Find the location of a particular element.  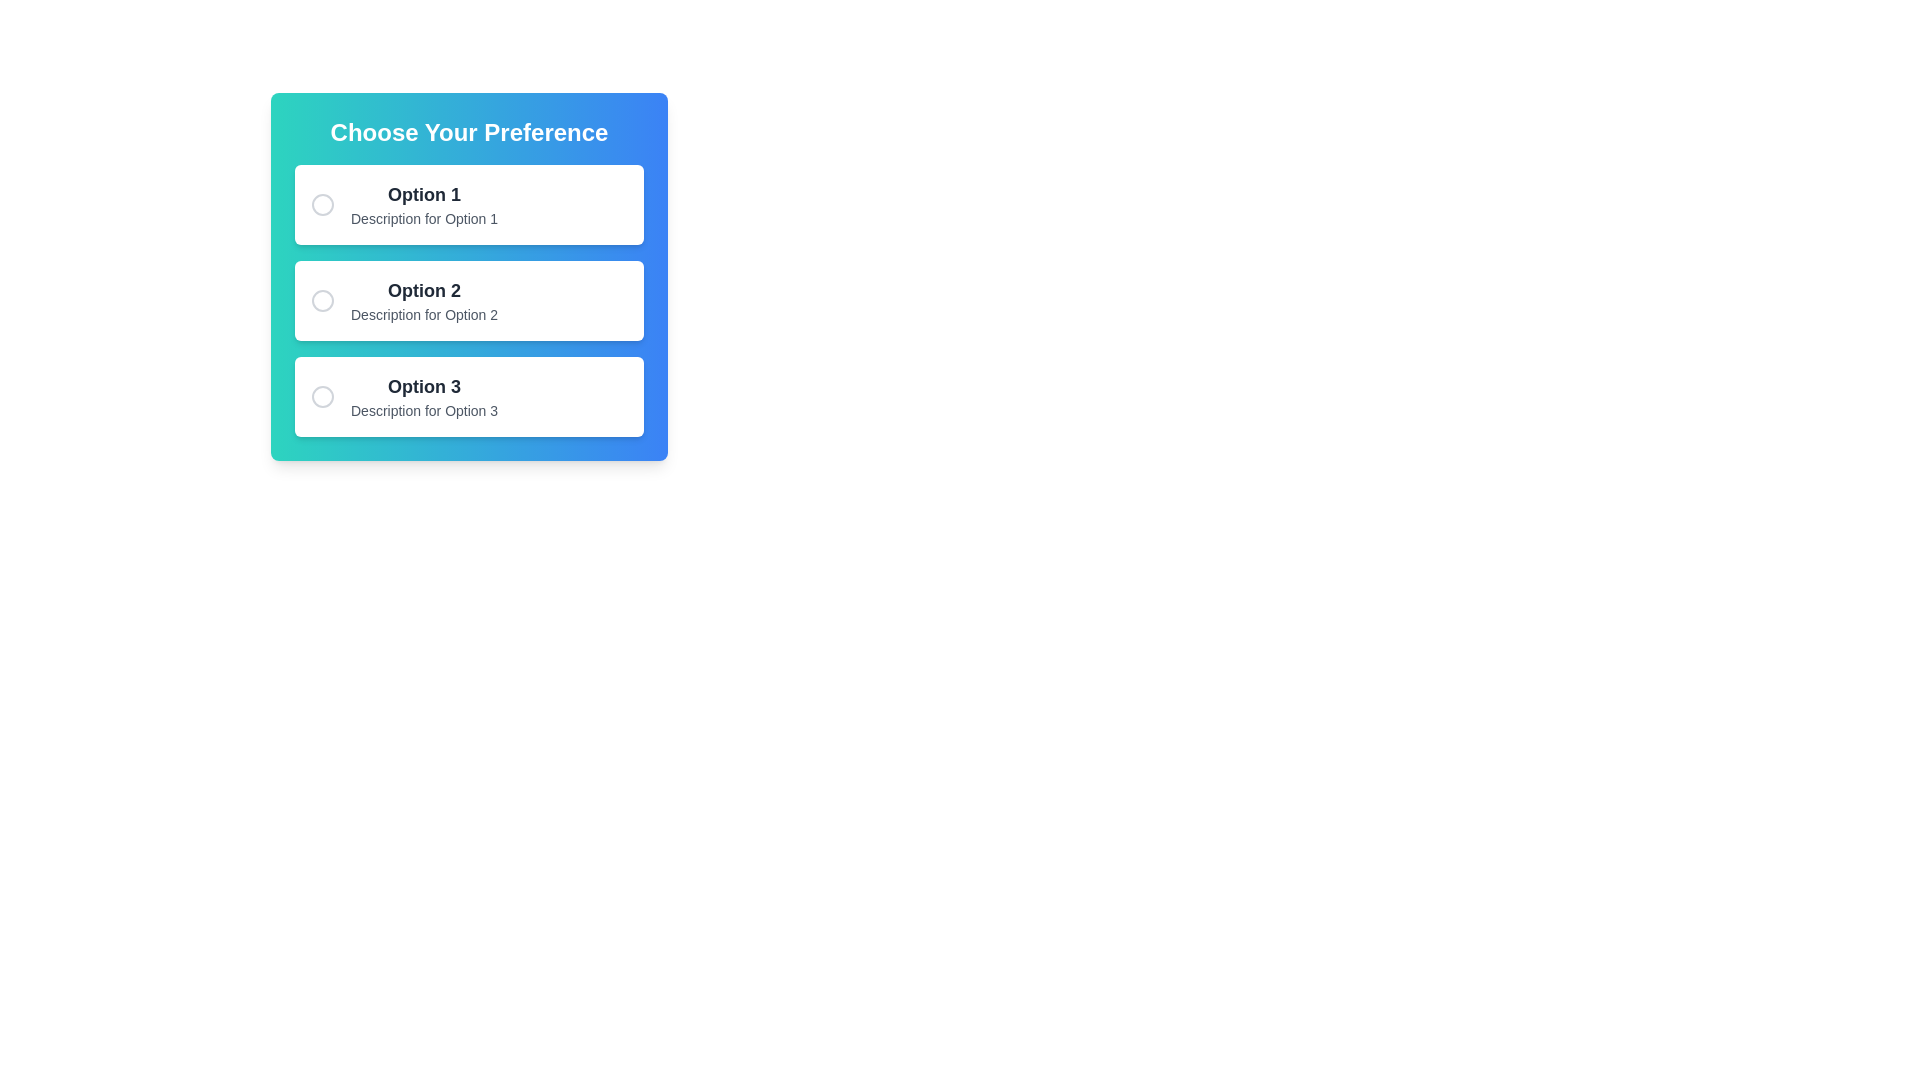

the gray radio button icon for Option 2 in the 'Choose Your Preference' card is located at coordinates (322, 300).